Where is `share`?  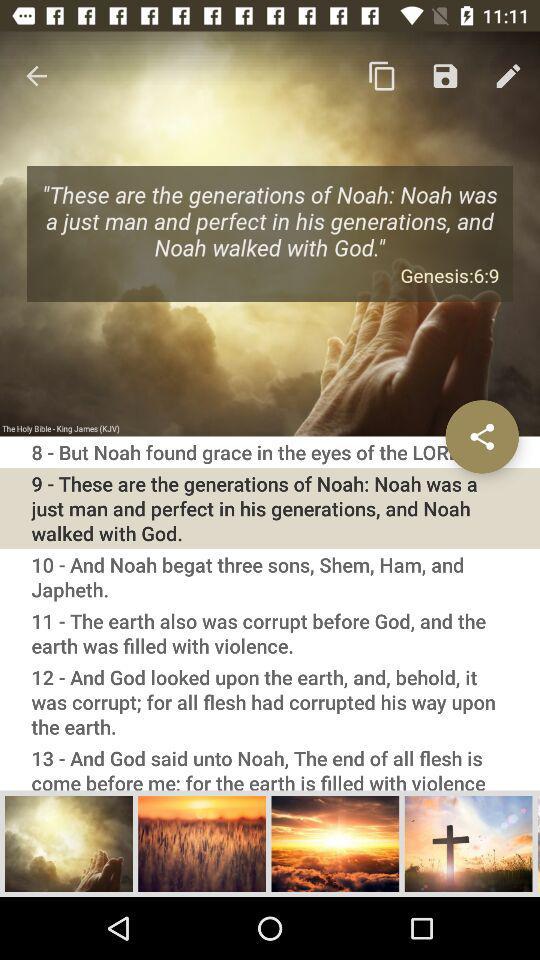 share is located at coordinates (481, 436).